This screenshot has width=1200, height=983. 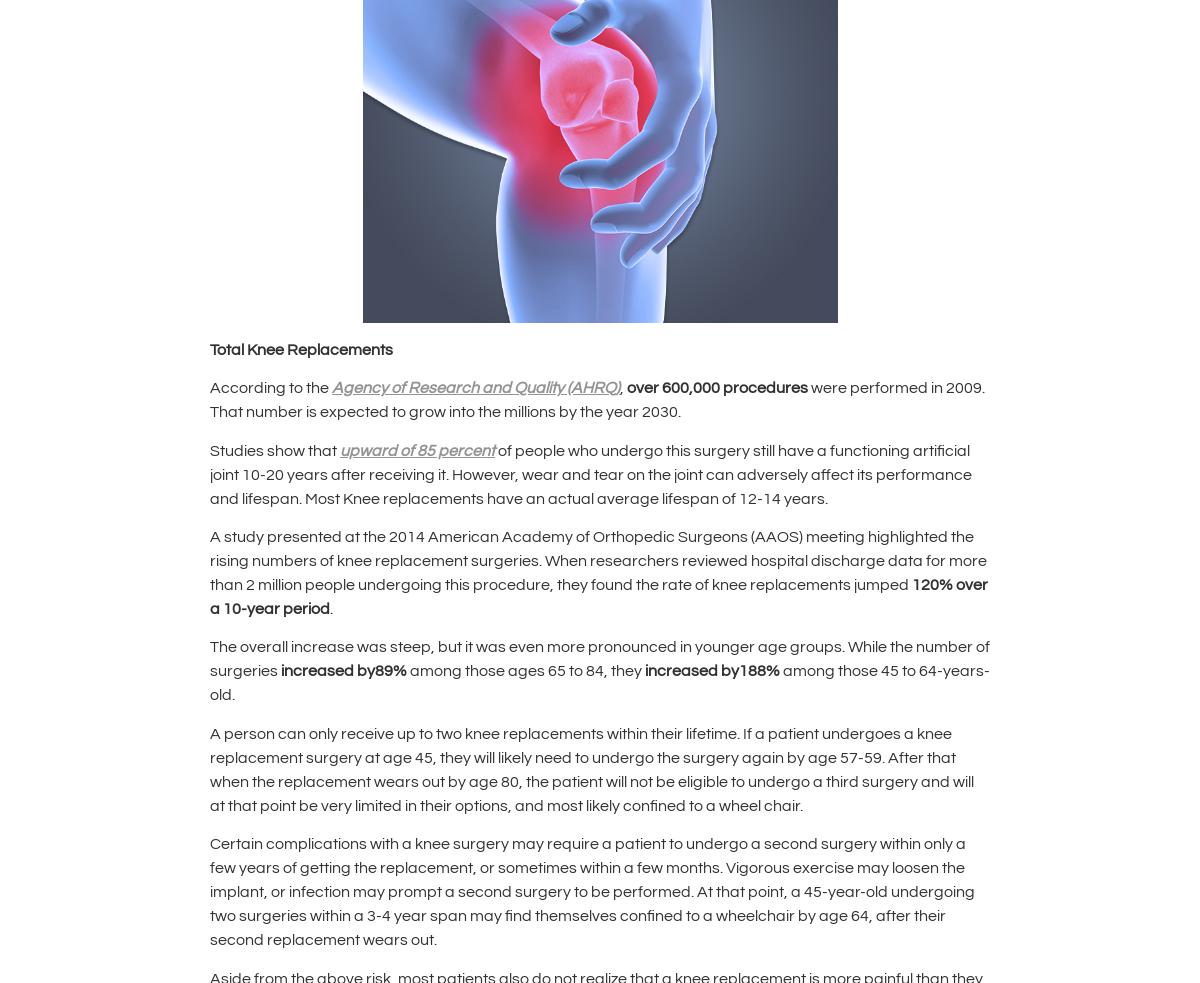 I want to click on 'A study presented at the 2014 American Academy of Orthopedic Surgeons (AAOS) meeting highlighted the rising numbers of knee replacement surgeries. When researchers reviewed hospital discharge data for more than 2 million people undergoing this procedure, they found the rate of knee replacements jumped', so click(x=597, y=560).